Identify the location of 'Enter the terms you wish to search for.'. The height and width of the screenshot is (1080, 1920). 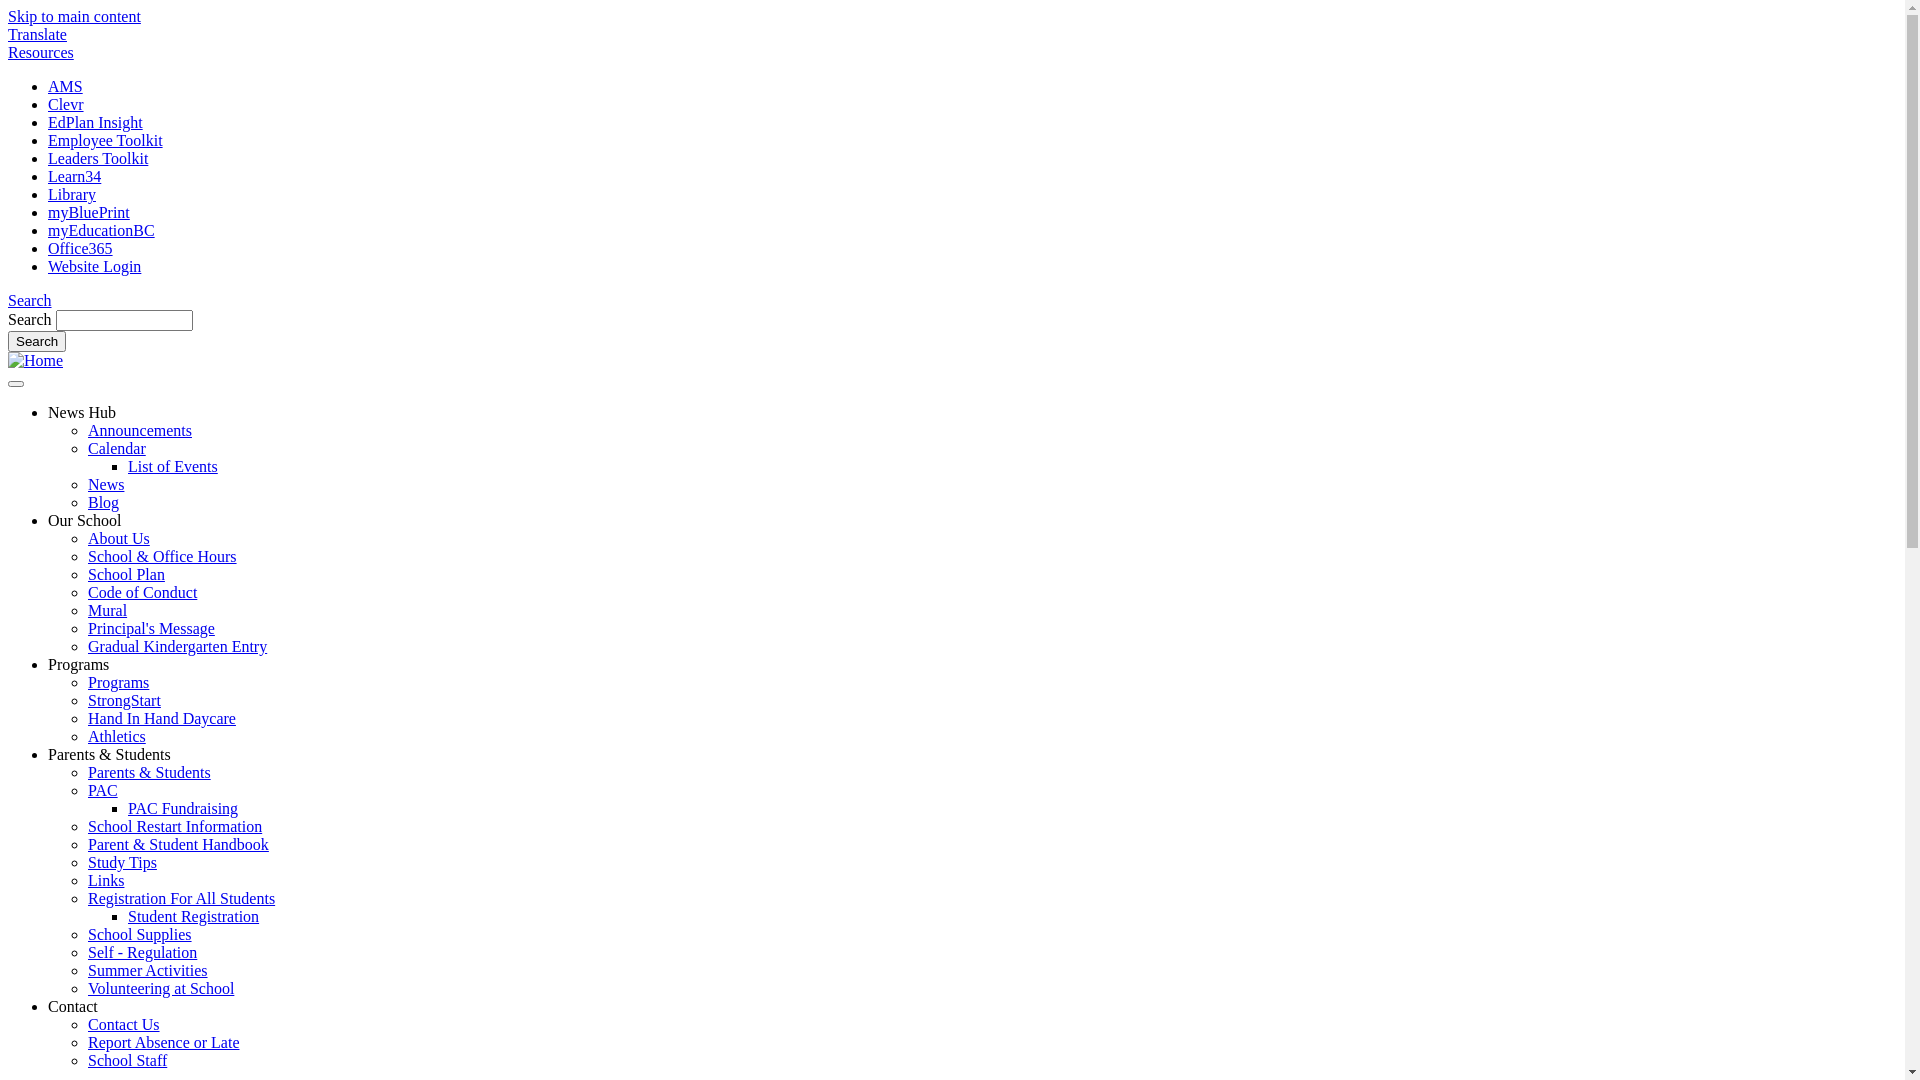
(123, 319).